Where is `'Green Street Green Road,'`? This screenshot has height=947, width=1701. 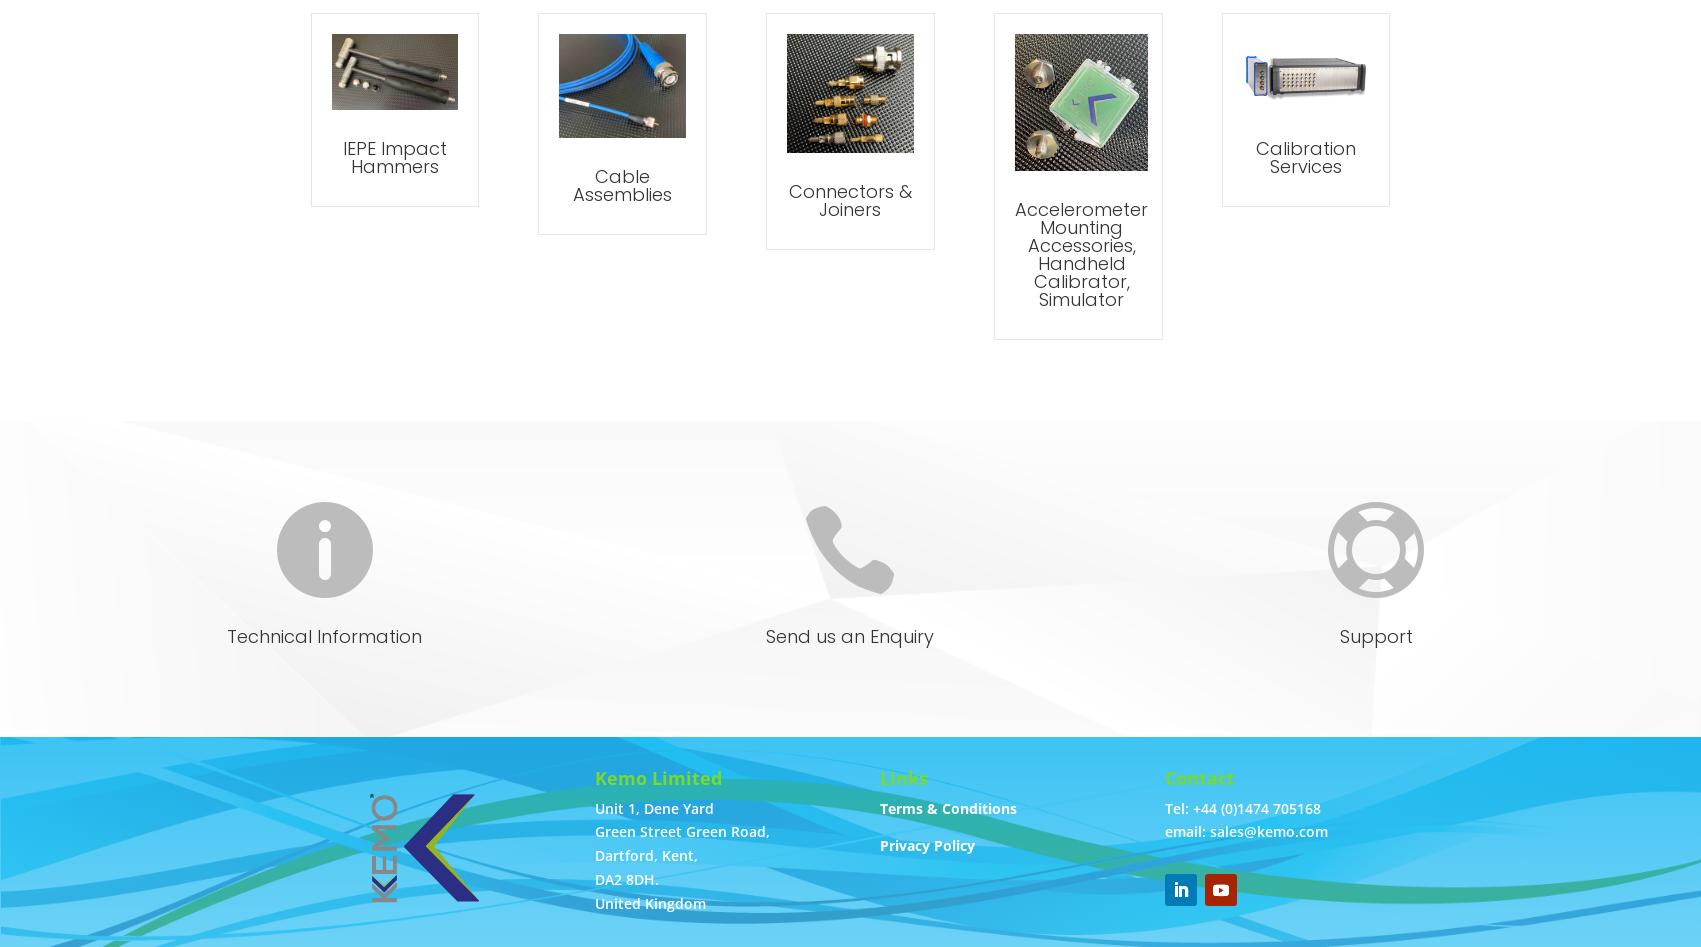 'Green Street Green Road,' is located at coordinates (681, 831).